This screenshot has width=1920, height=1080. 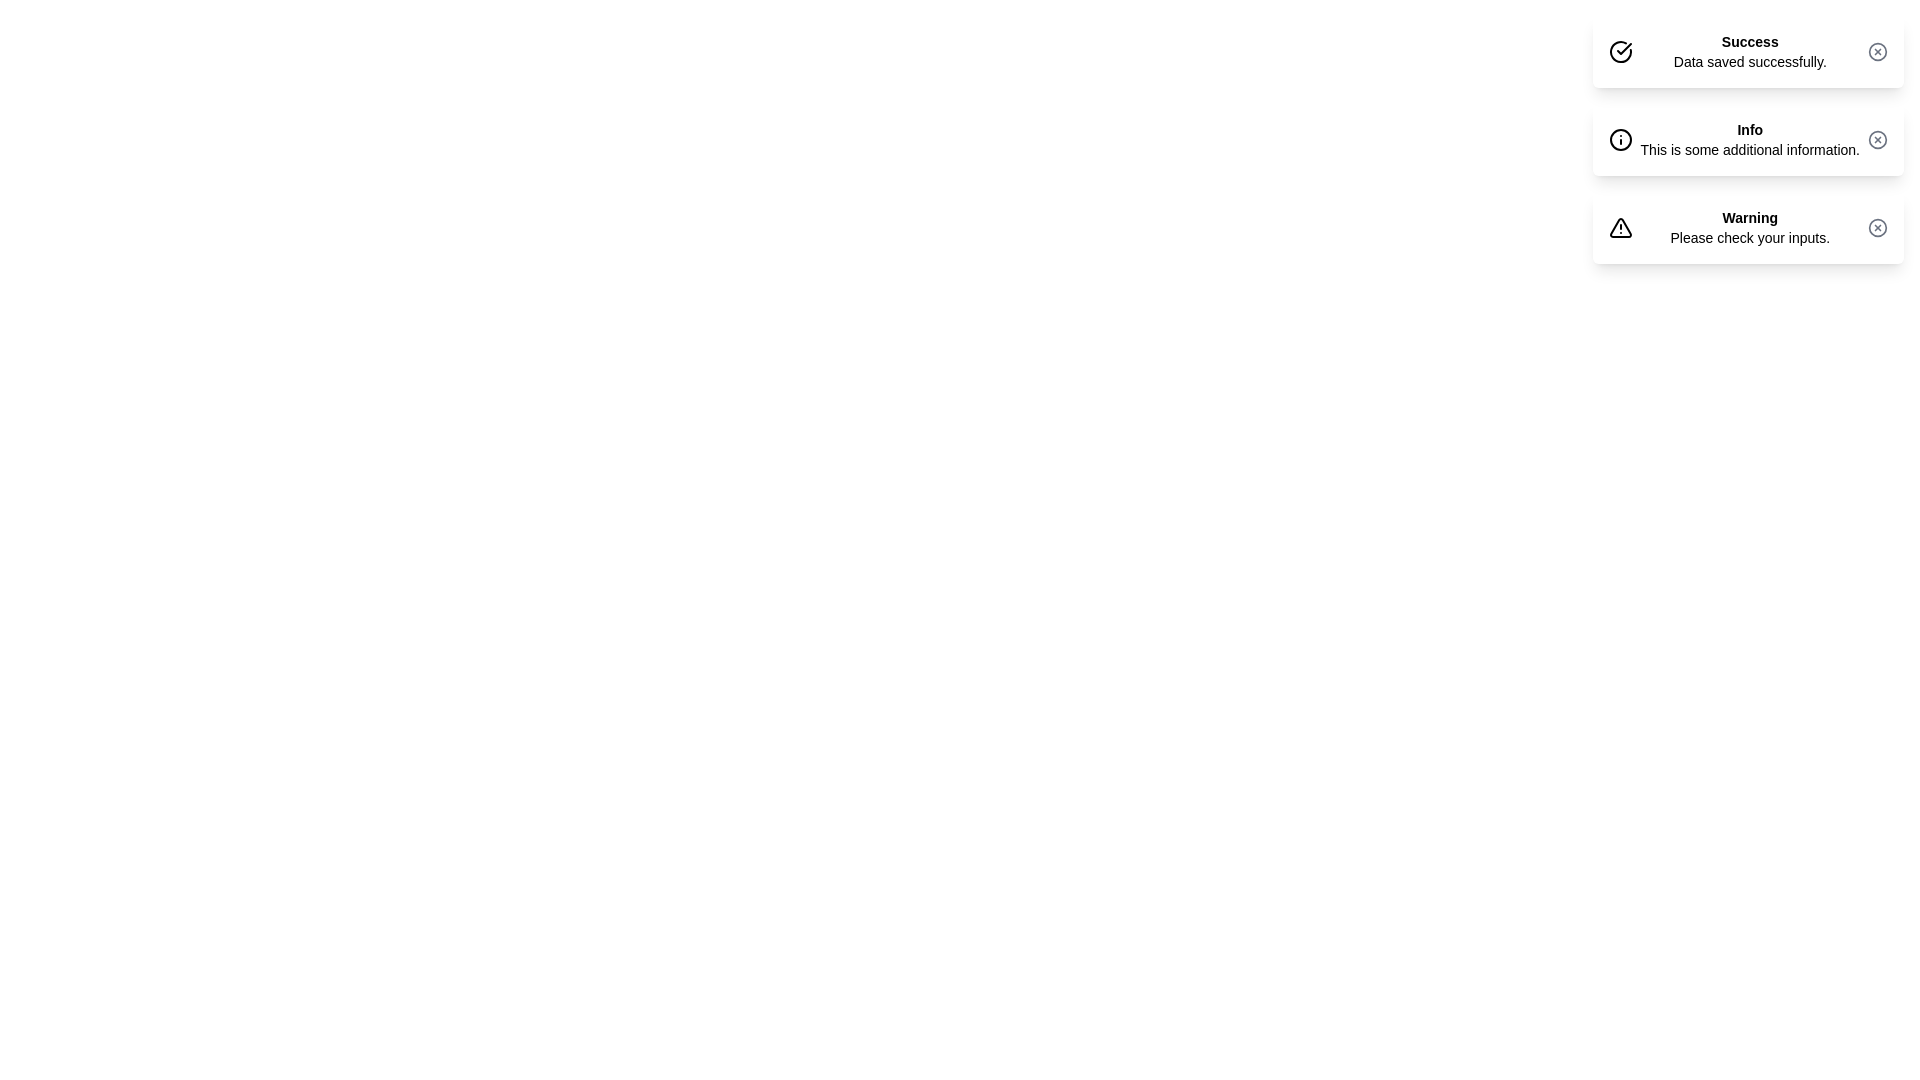 What do you see at coordinates (1876, 138) in the screenshot?
I see `the close button located at the top-right corner of the 'Info' notification card` at bounding box center [1876, 138].